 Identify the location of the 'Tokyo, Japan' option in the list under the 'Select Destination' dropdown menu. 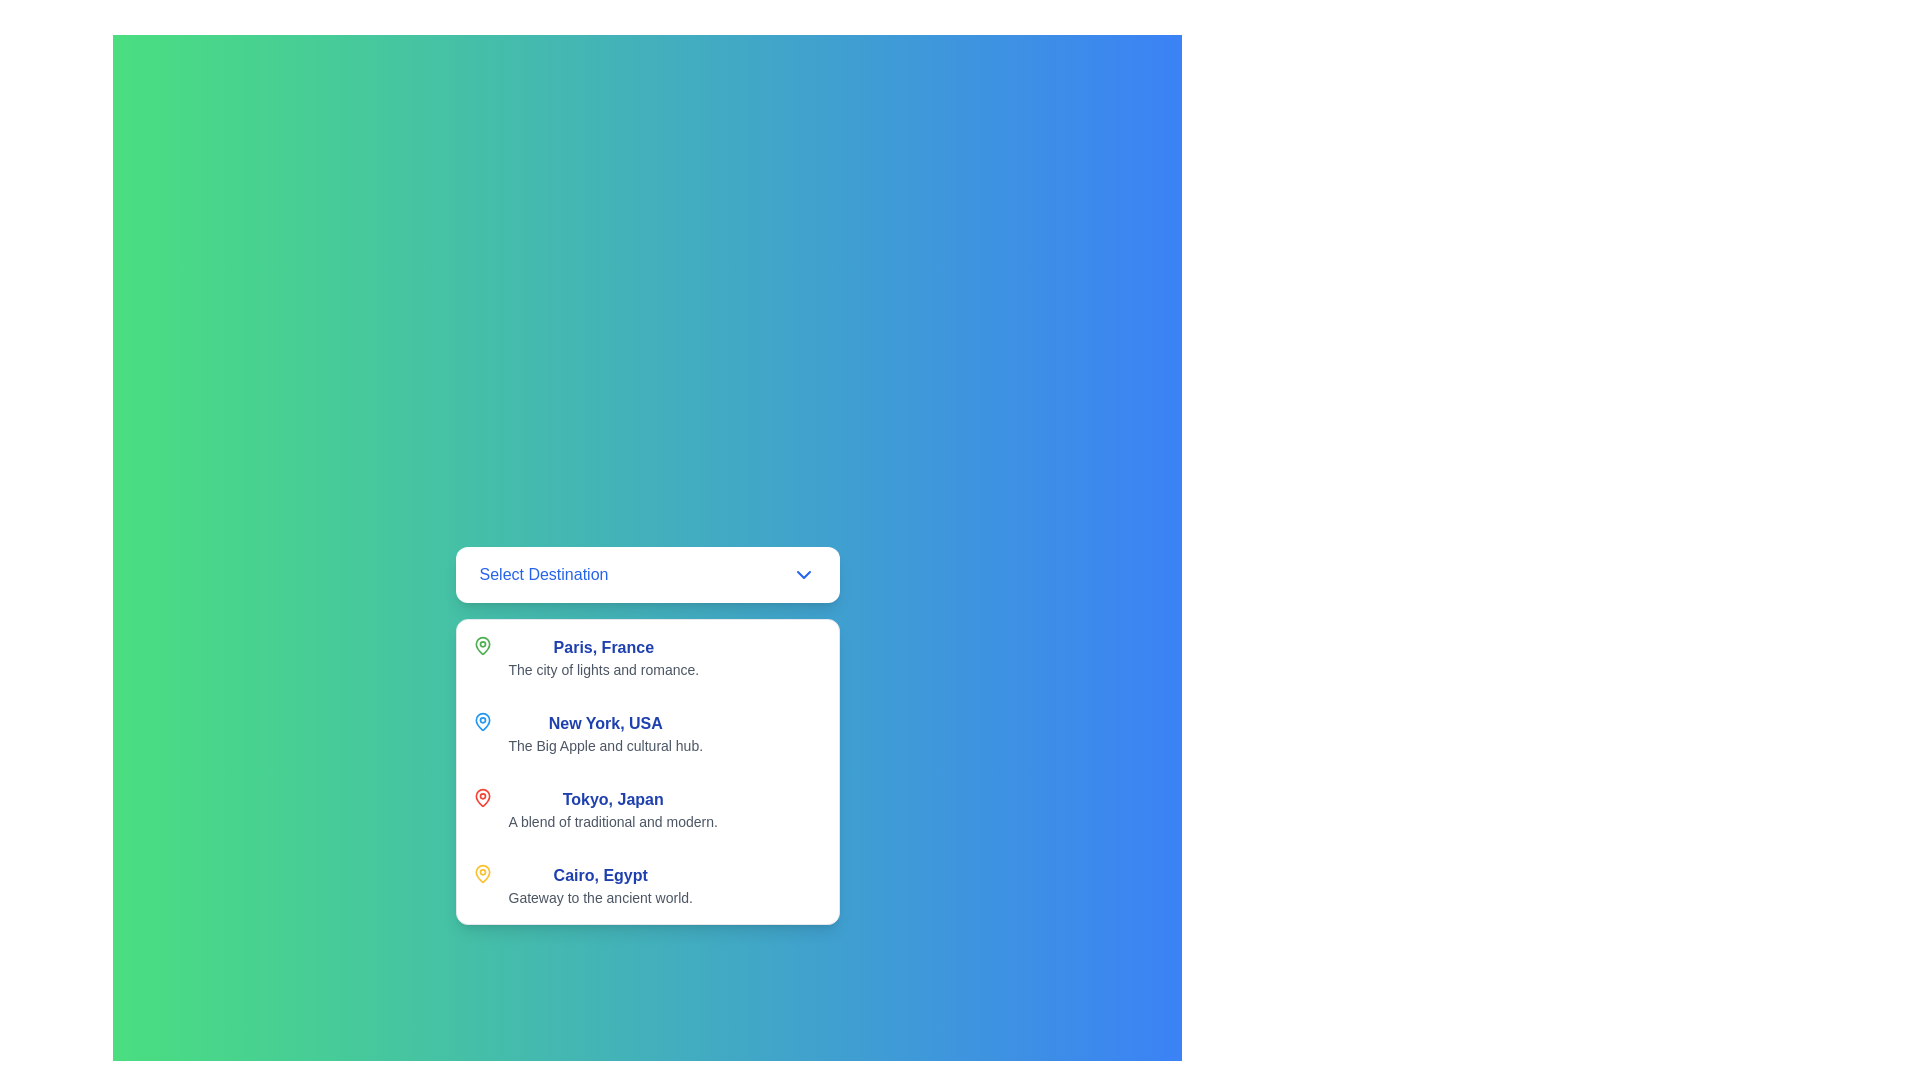
(612, 810).